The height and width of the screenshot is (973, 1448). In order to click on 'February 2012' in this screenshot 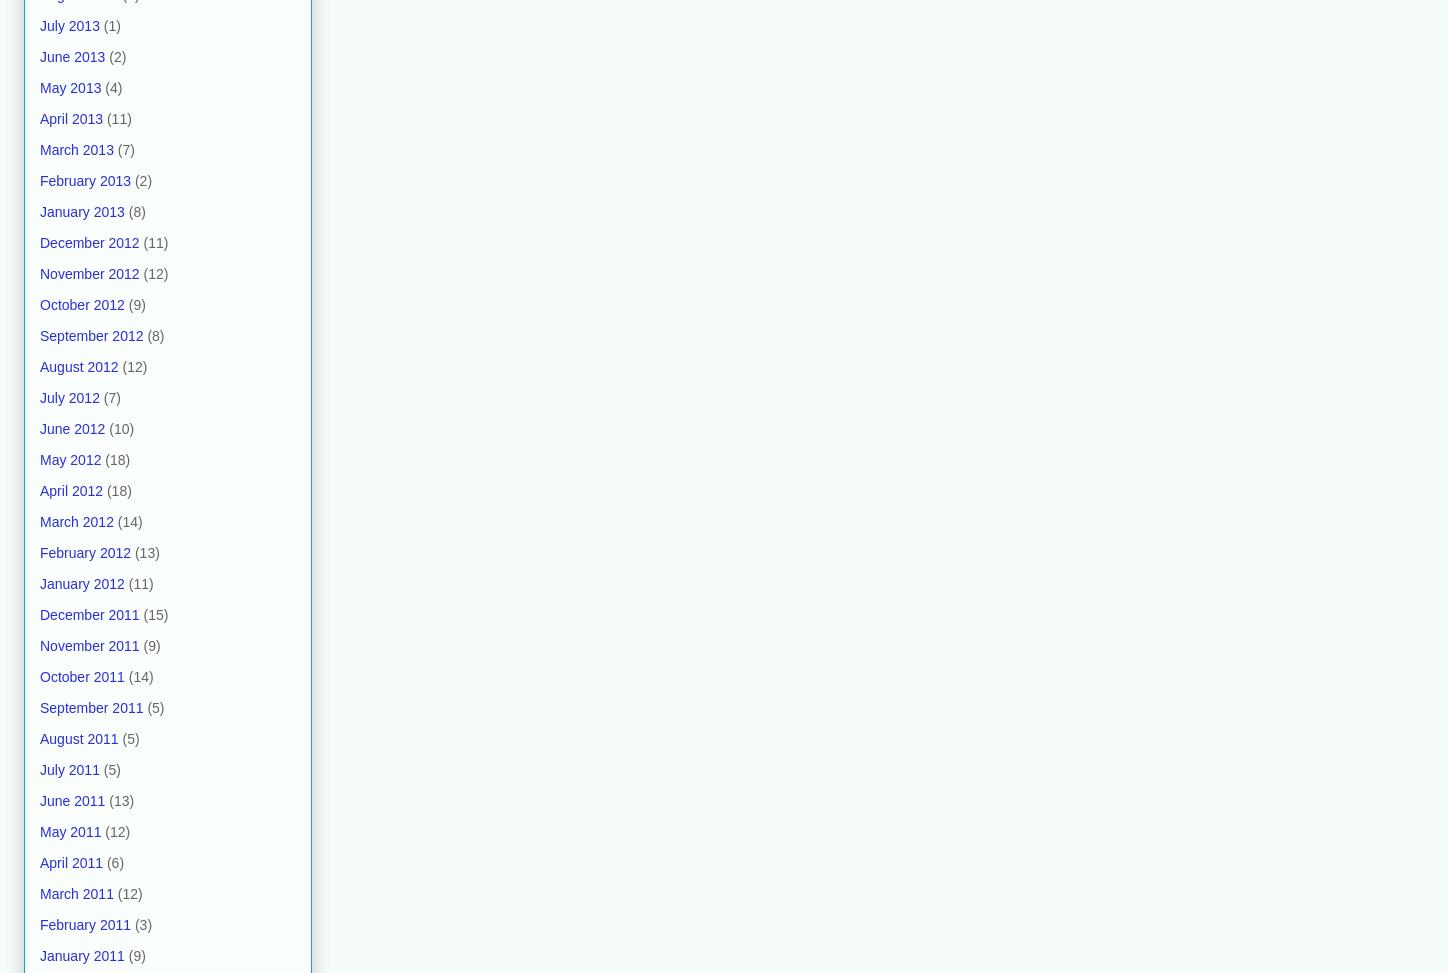, I will do `click(85, 550)`.